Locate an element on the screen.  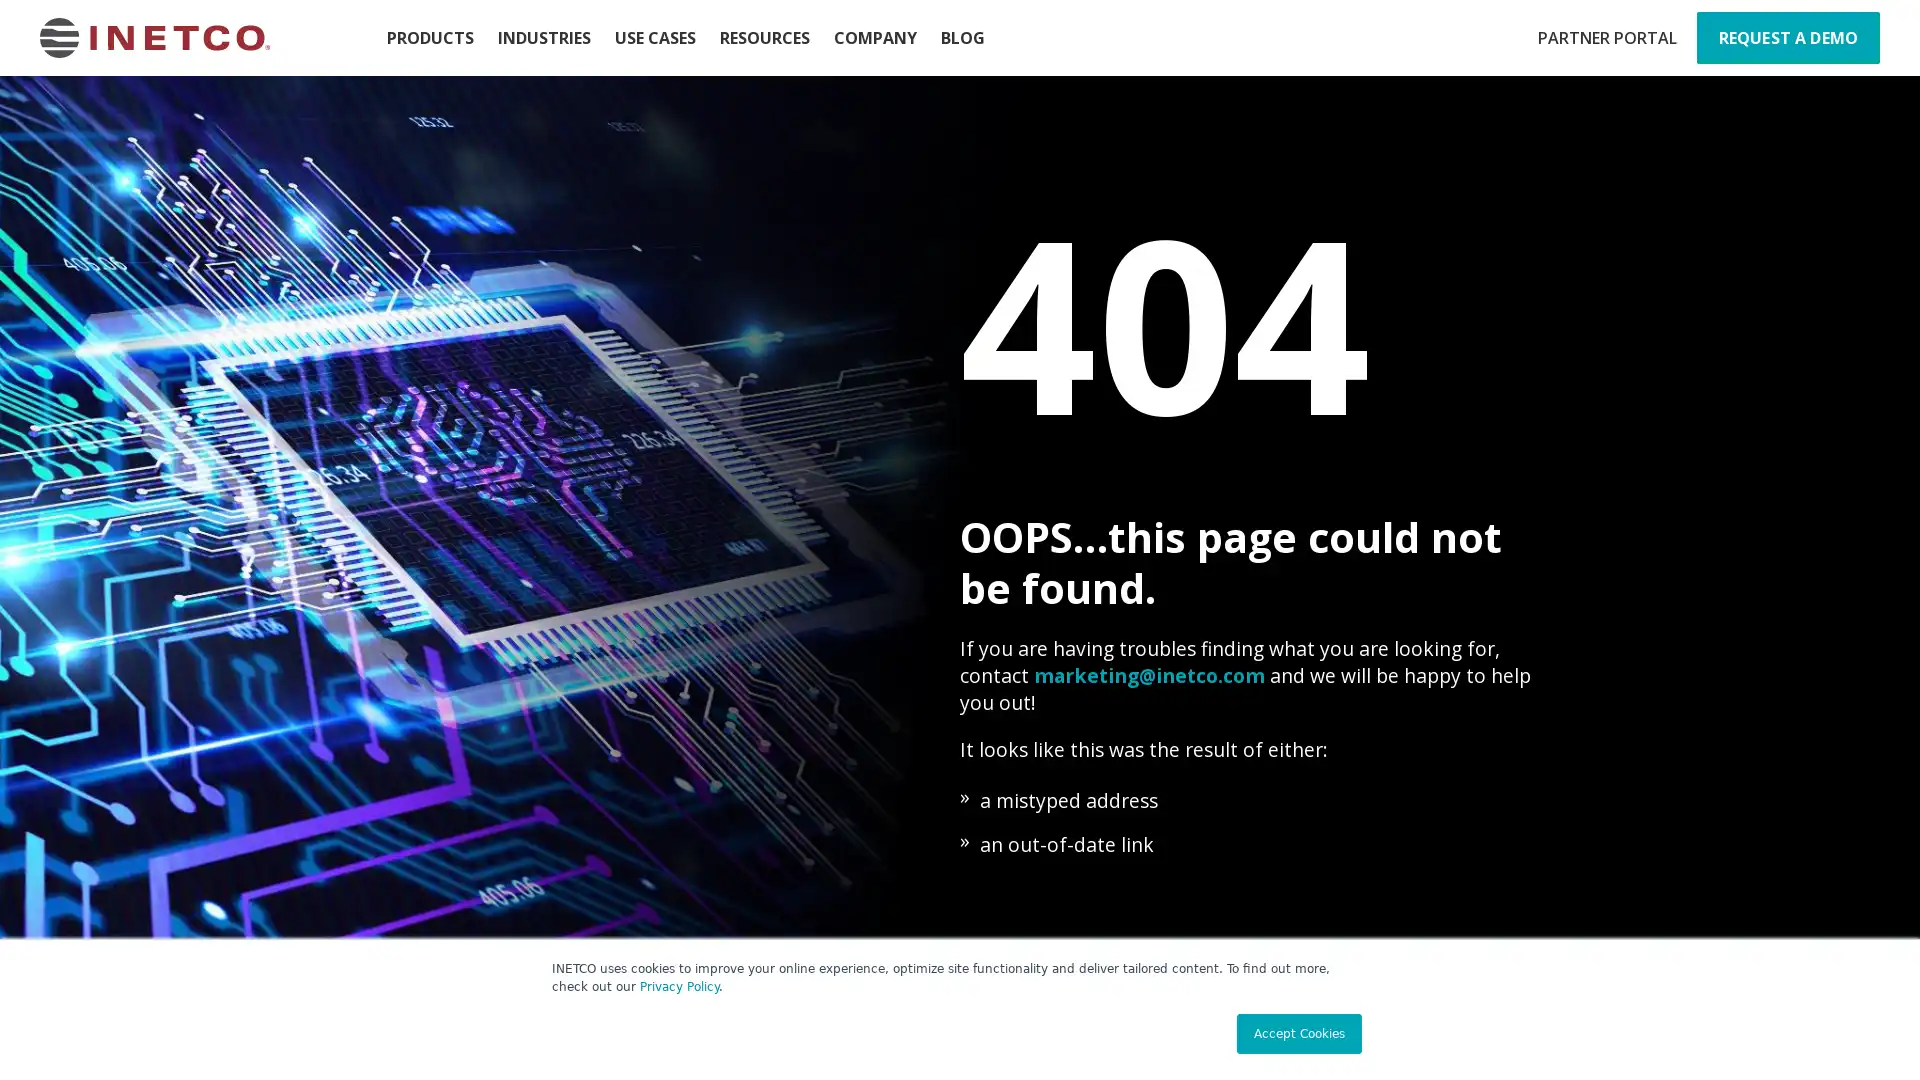
Accept Cookies is located at coordinates (1299, 1033).